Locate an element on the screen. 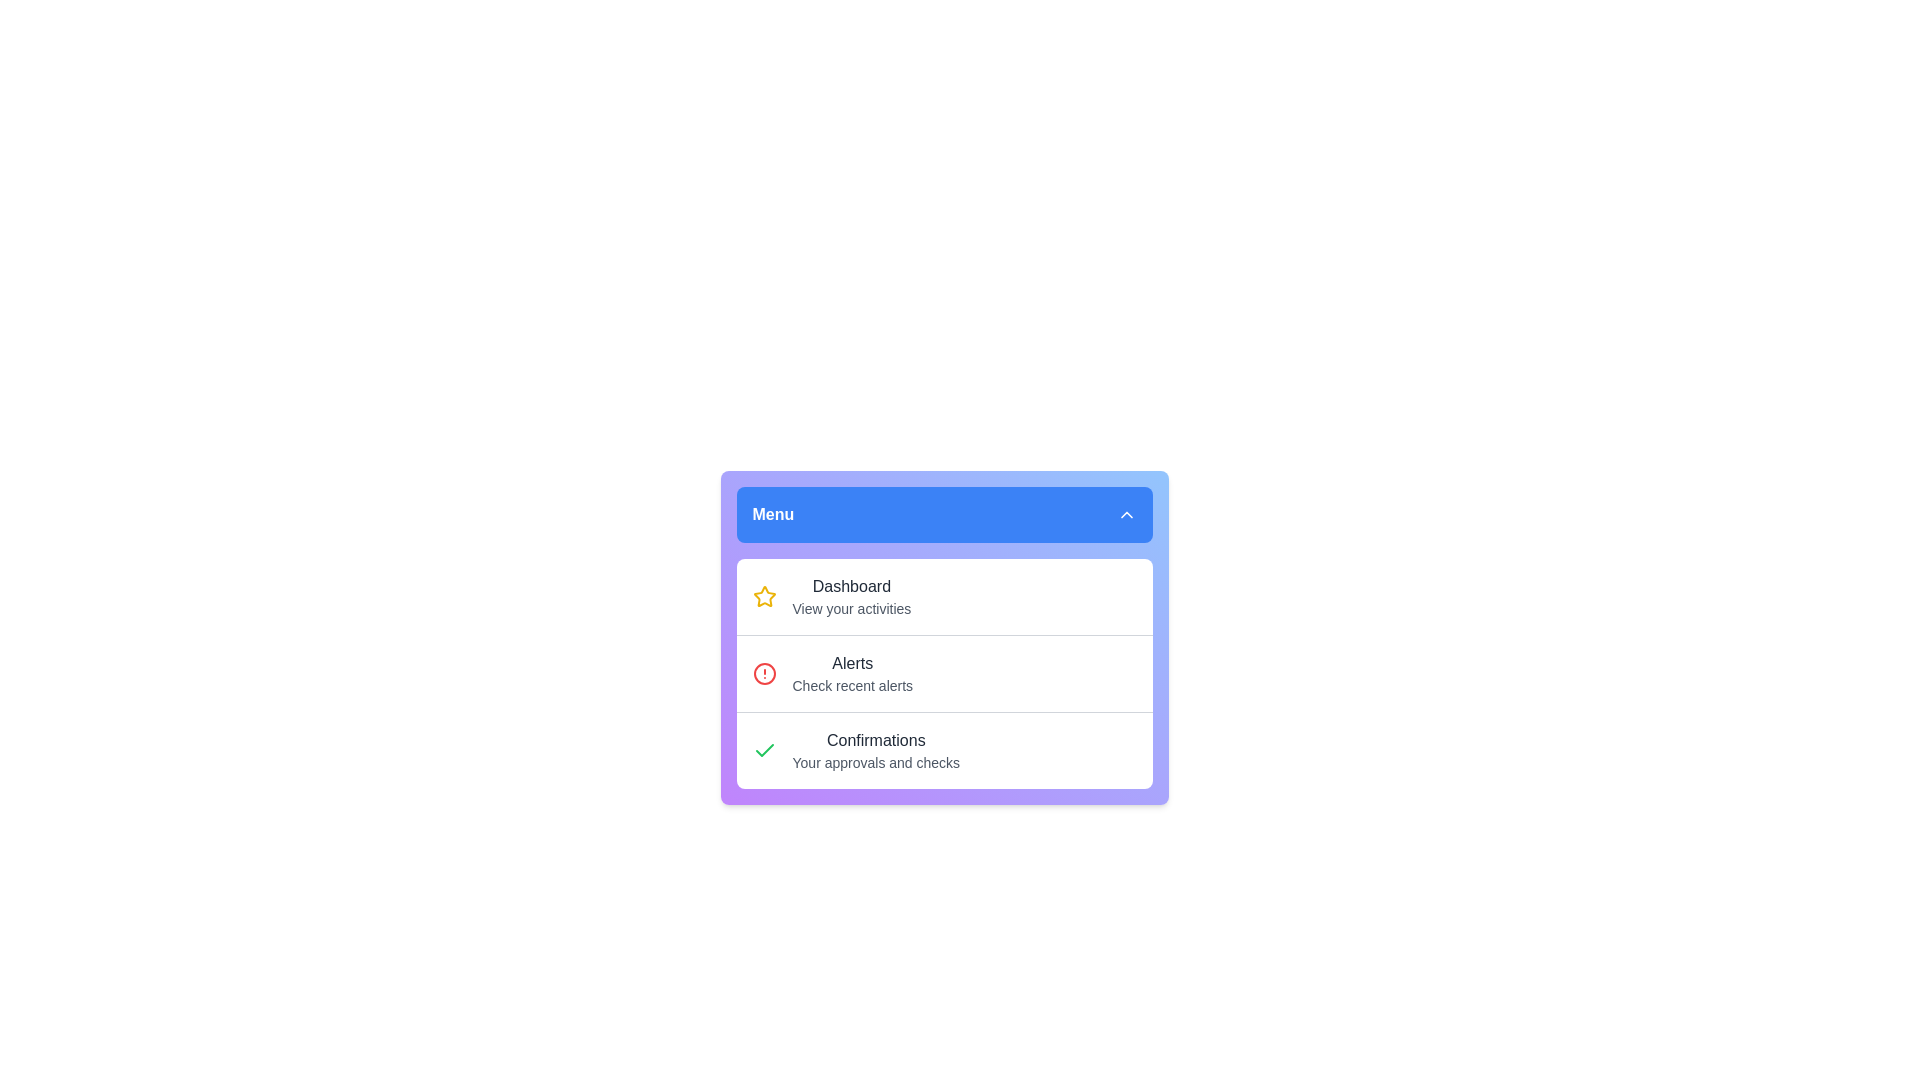 Image resolution: width=1920 pixels, height=1080 pixels. the 'Dashboard' navigation list item is located at coordinates (943, 596).